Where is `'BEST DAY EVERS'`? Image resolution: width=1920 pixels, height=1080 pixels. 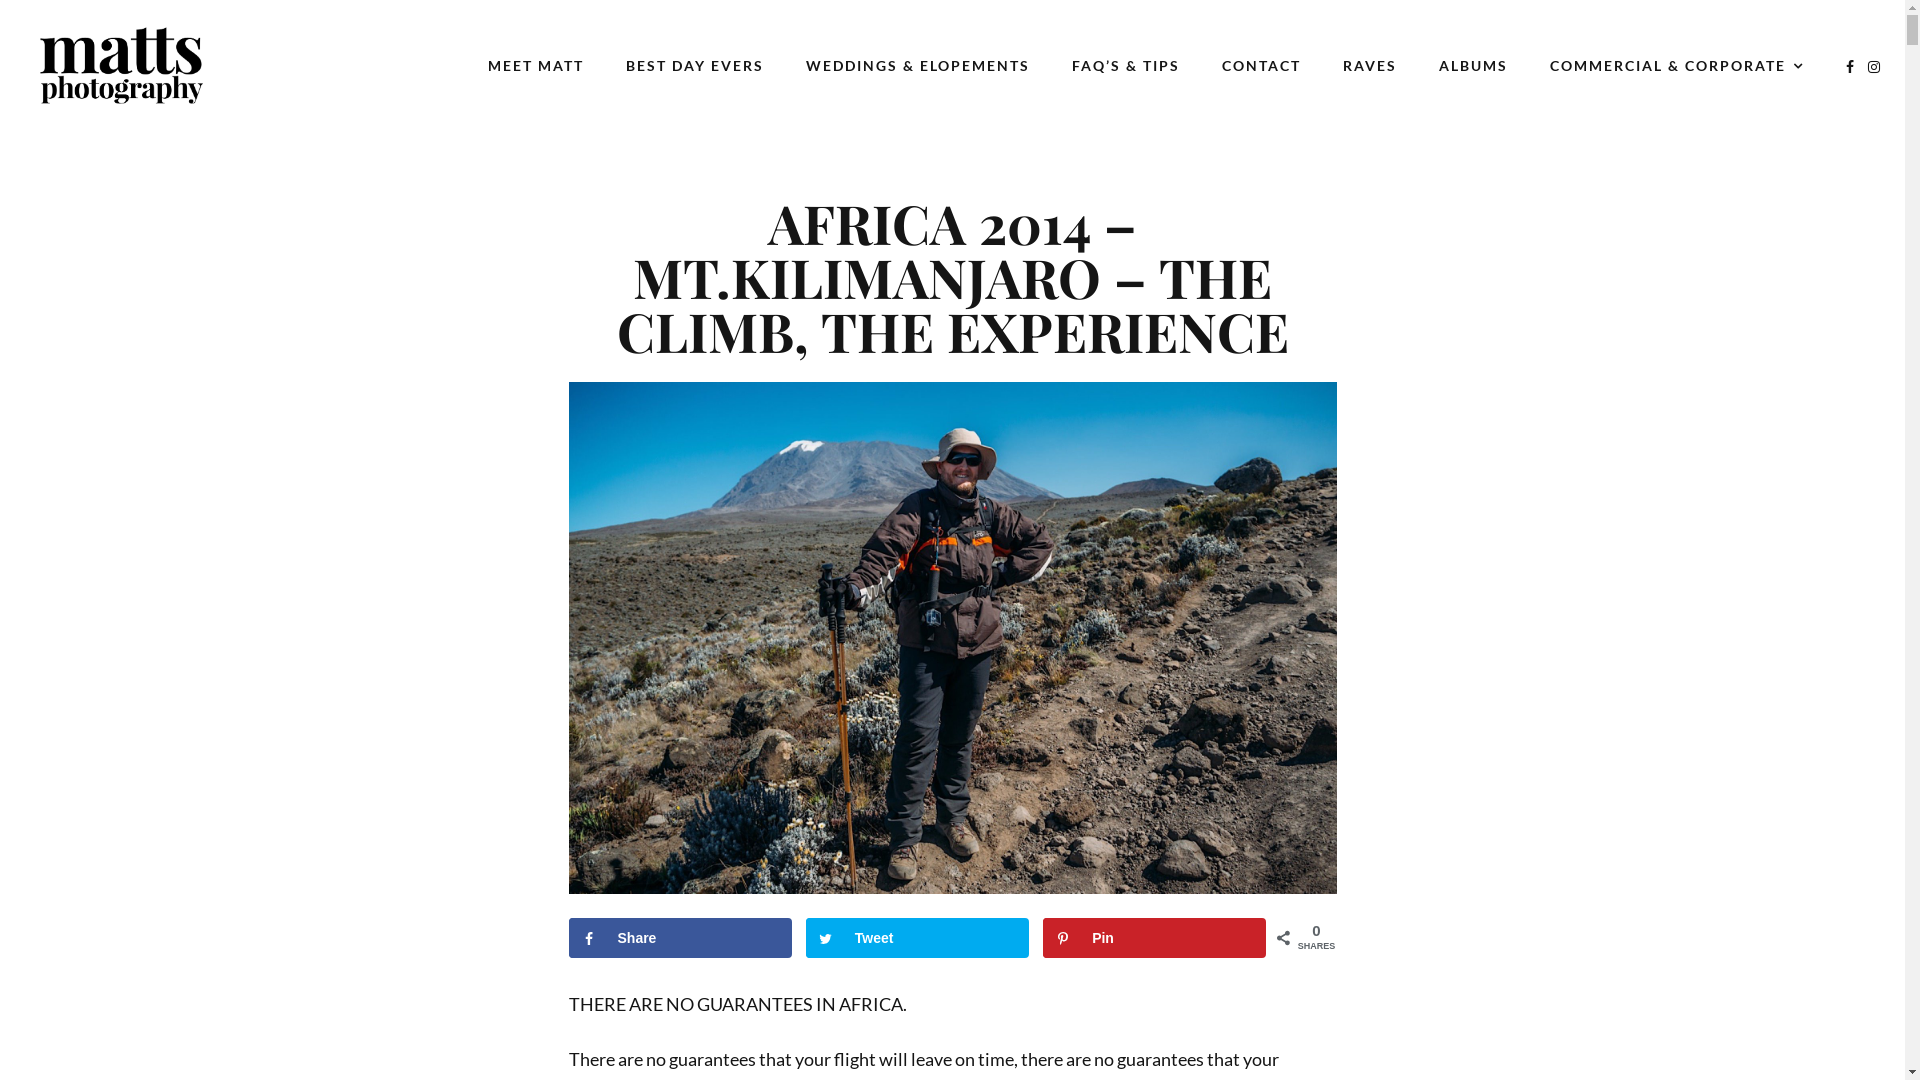
'BEST DAY EVERS' is located at coordinates (624, 64).